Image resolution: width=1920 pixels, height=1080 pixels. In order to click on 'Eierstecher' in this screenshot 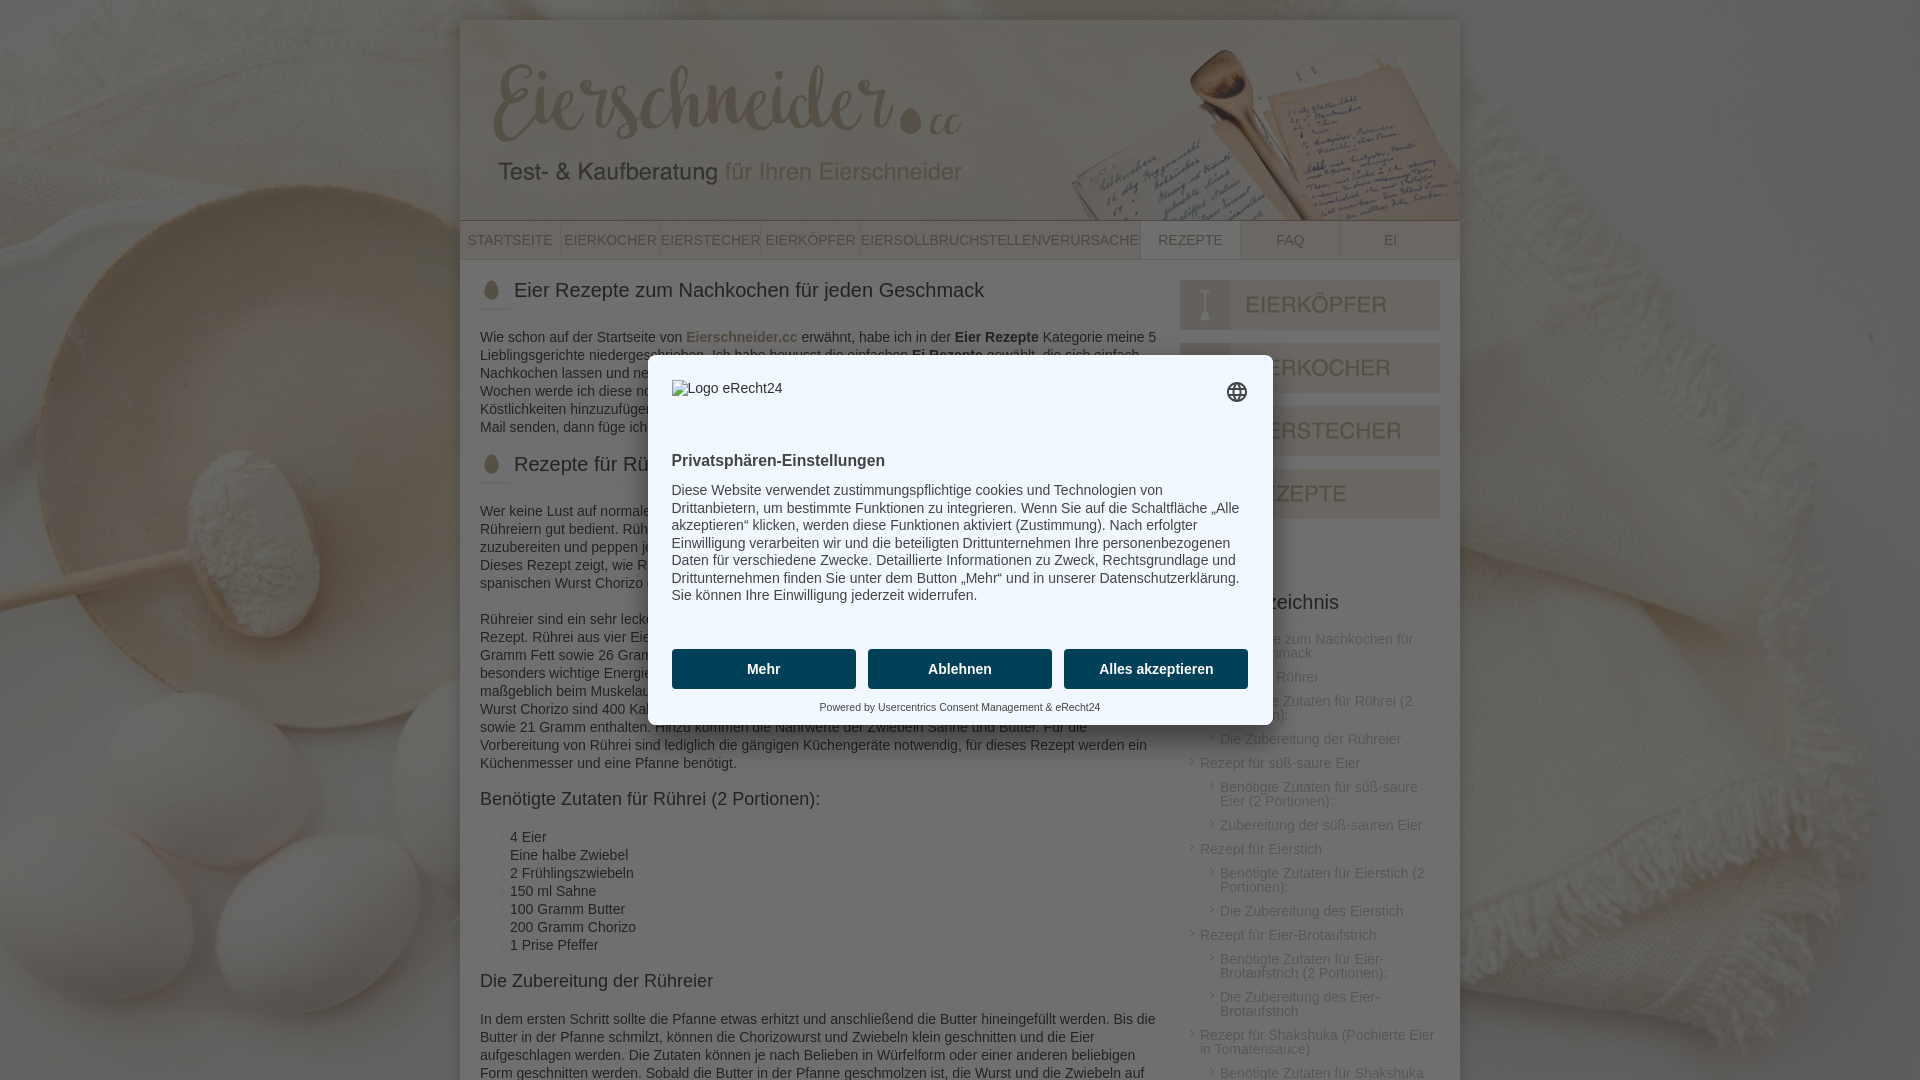, I will do `click(1310, 434)`.